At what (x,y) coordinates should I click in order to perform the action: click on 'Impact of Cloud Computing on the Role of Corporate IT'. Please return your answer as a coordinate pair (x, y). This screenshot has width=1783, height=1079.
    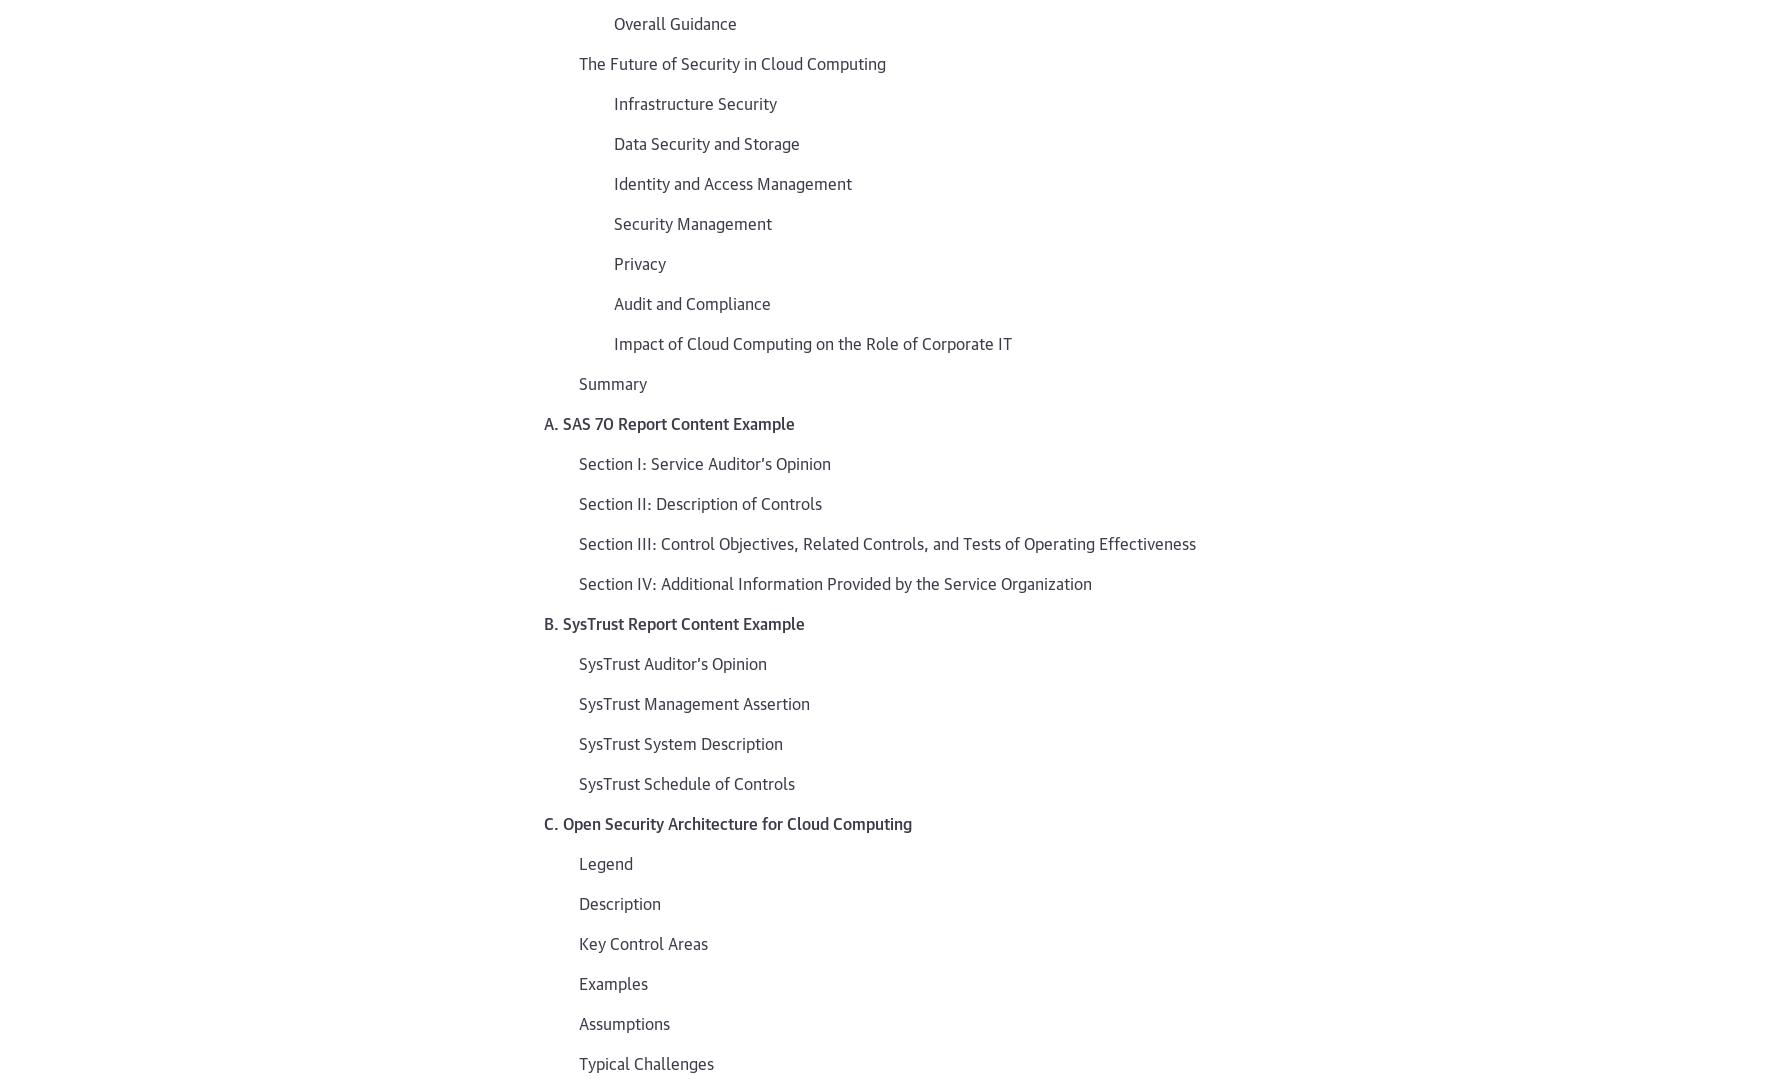
    Looking at the image, I should click on (813, 342).